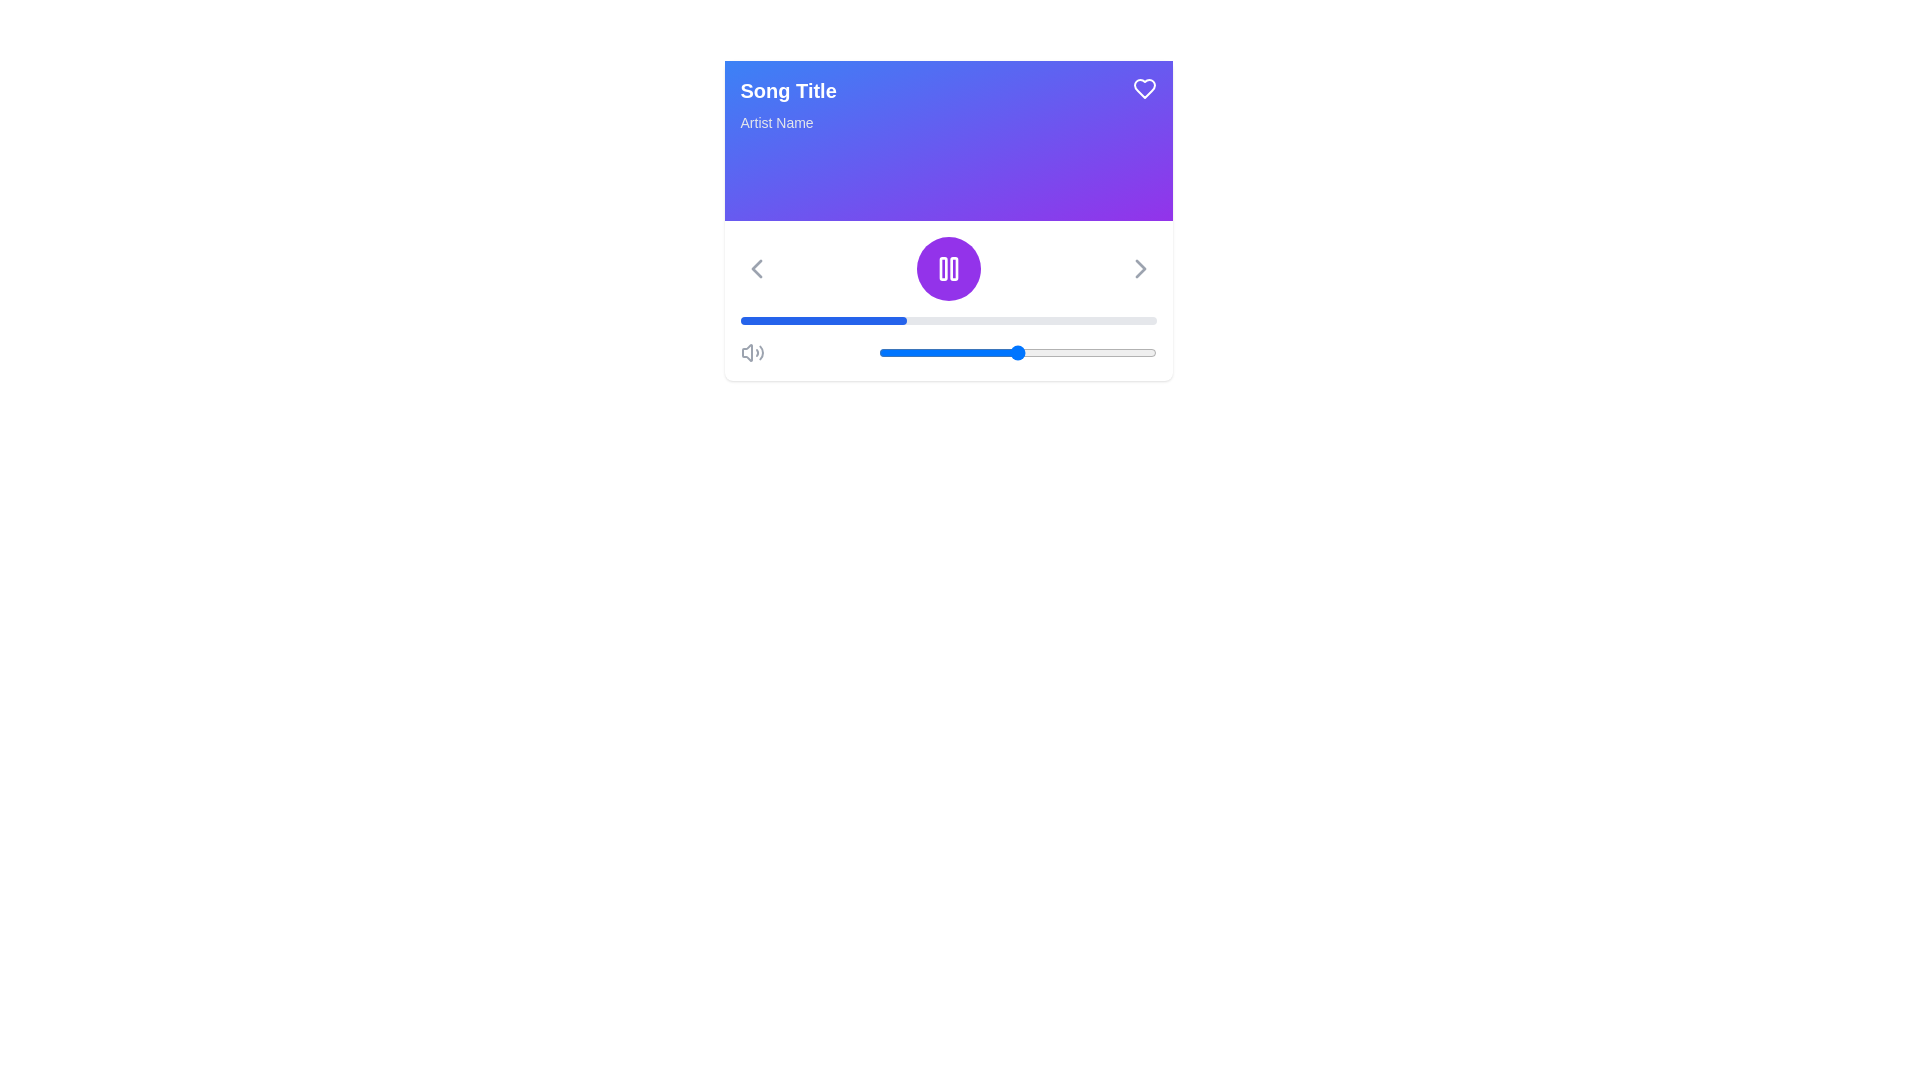  I want to click on the slider value, so click(914, 352).